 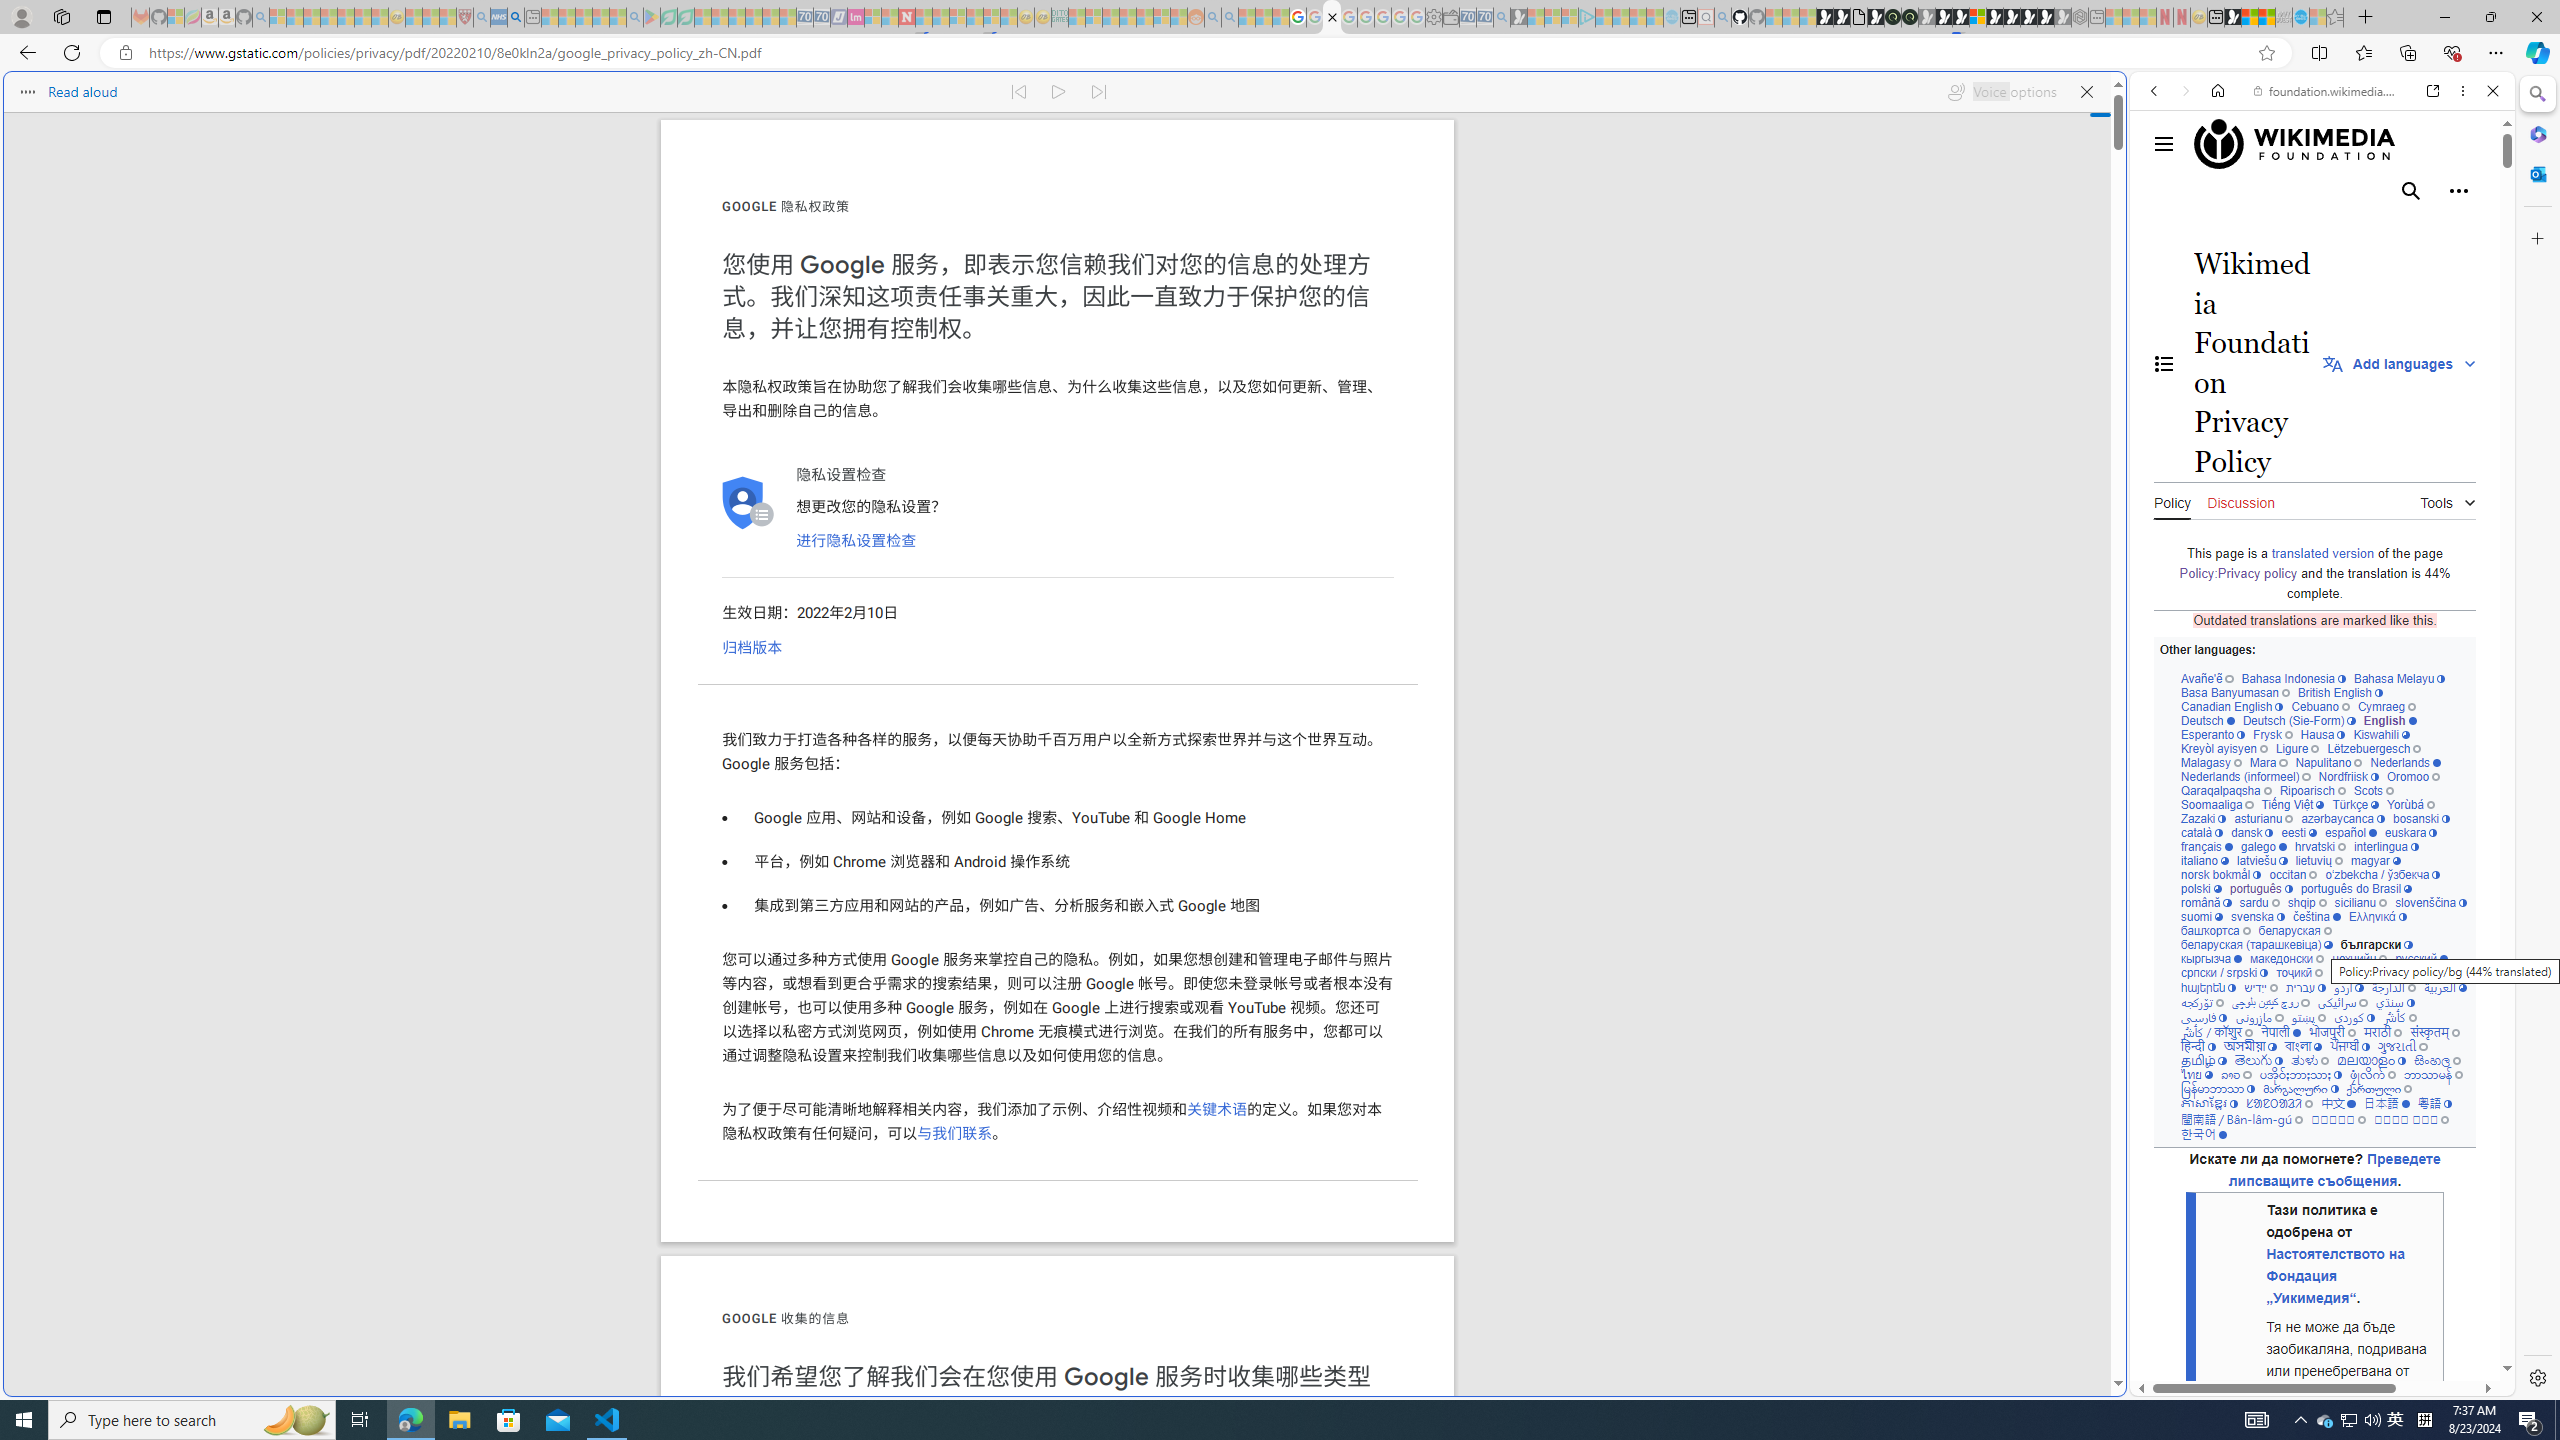 I want to click on 'Napulitano', so click(x=2327, y=762).